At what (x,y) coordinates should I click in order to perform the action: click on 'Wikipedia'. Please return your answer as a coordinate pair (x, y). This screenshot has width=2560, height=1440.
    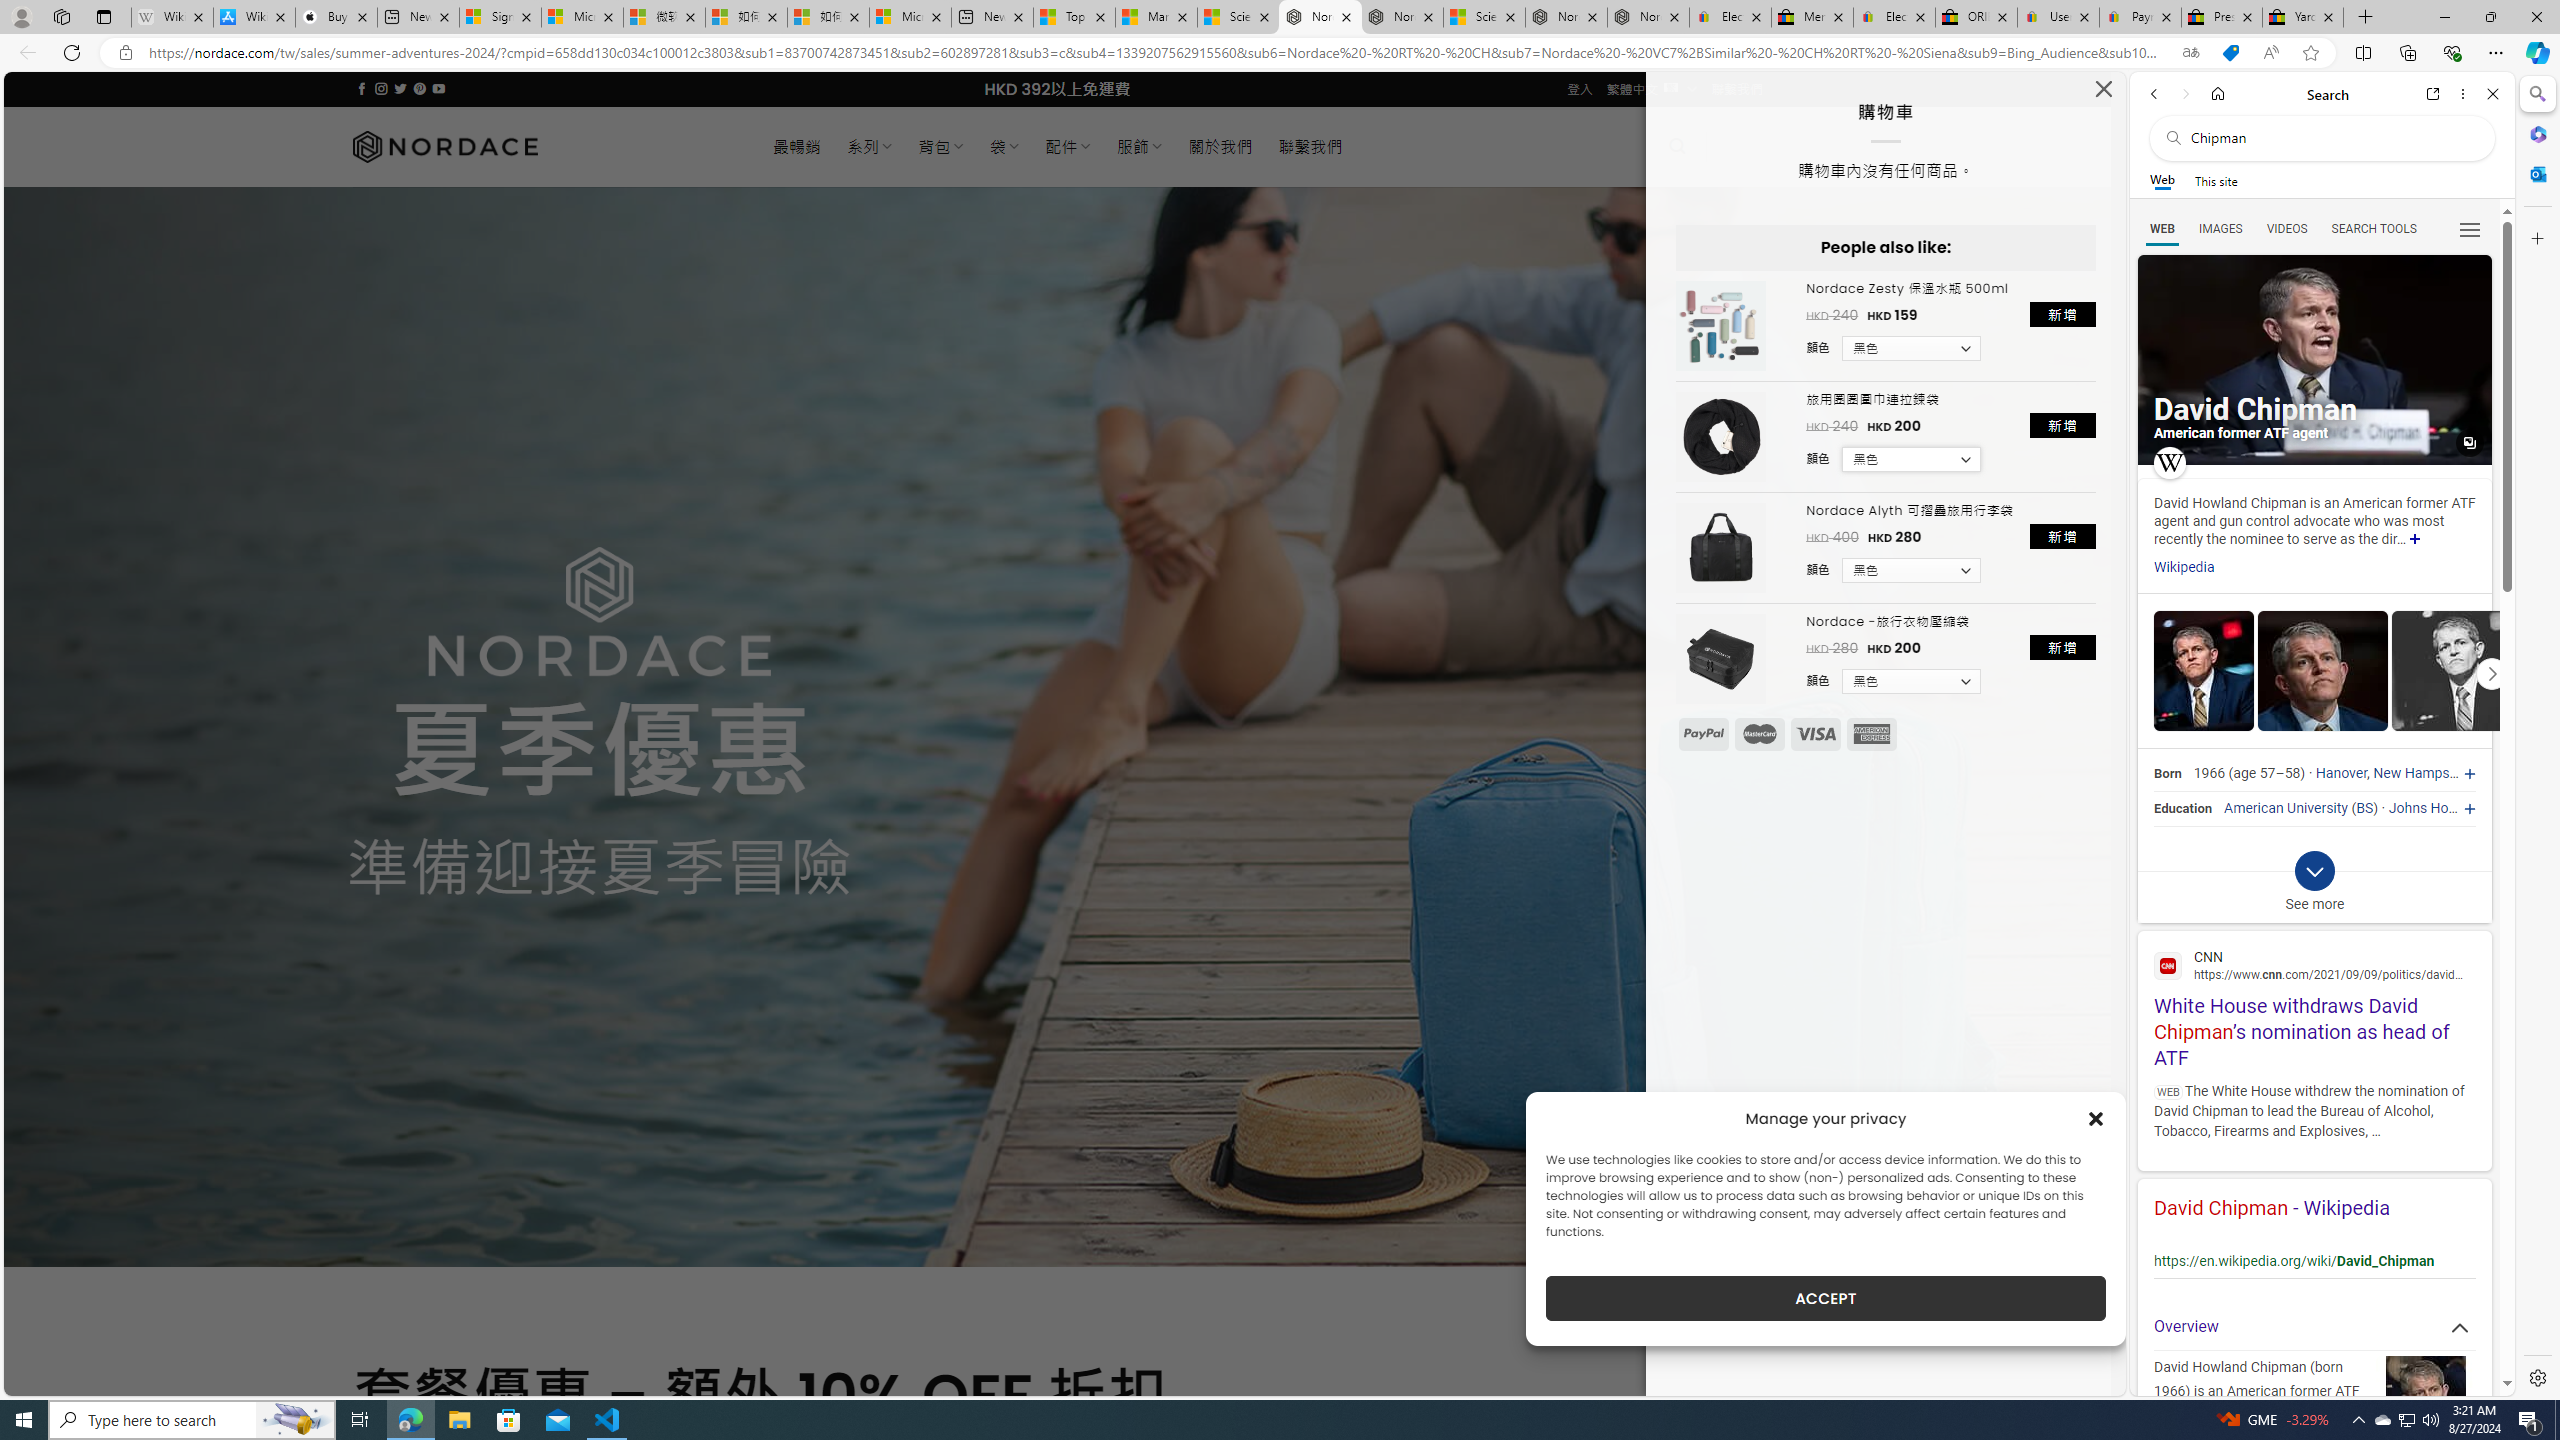
    Looking at the image, I should click on (2182, 567).